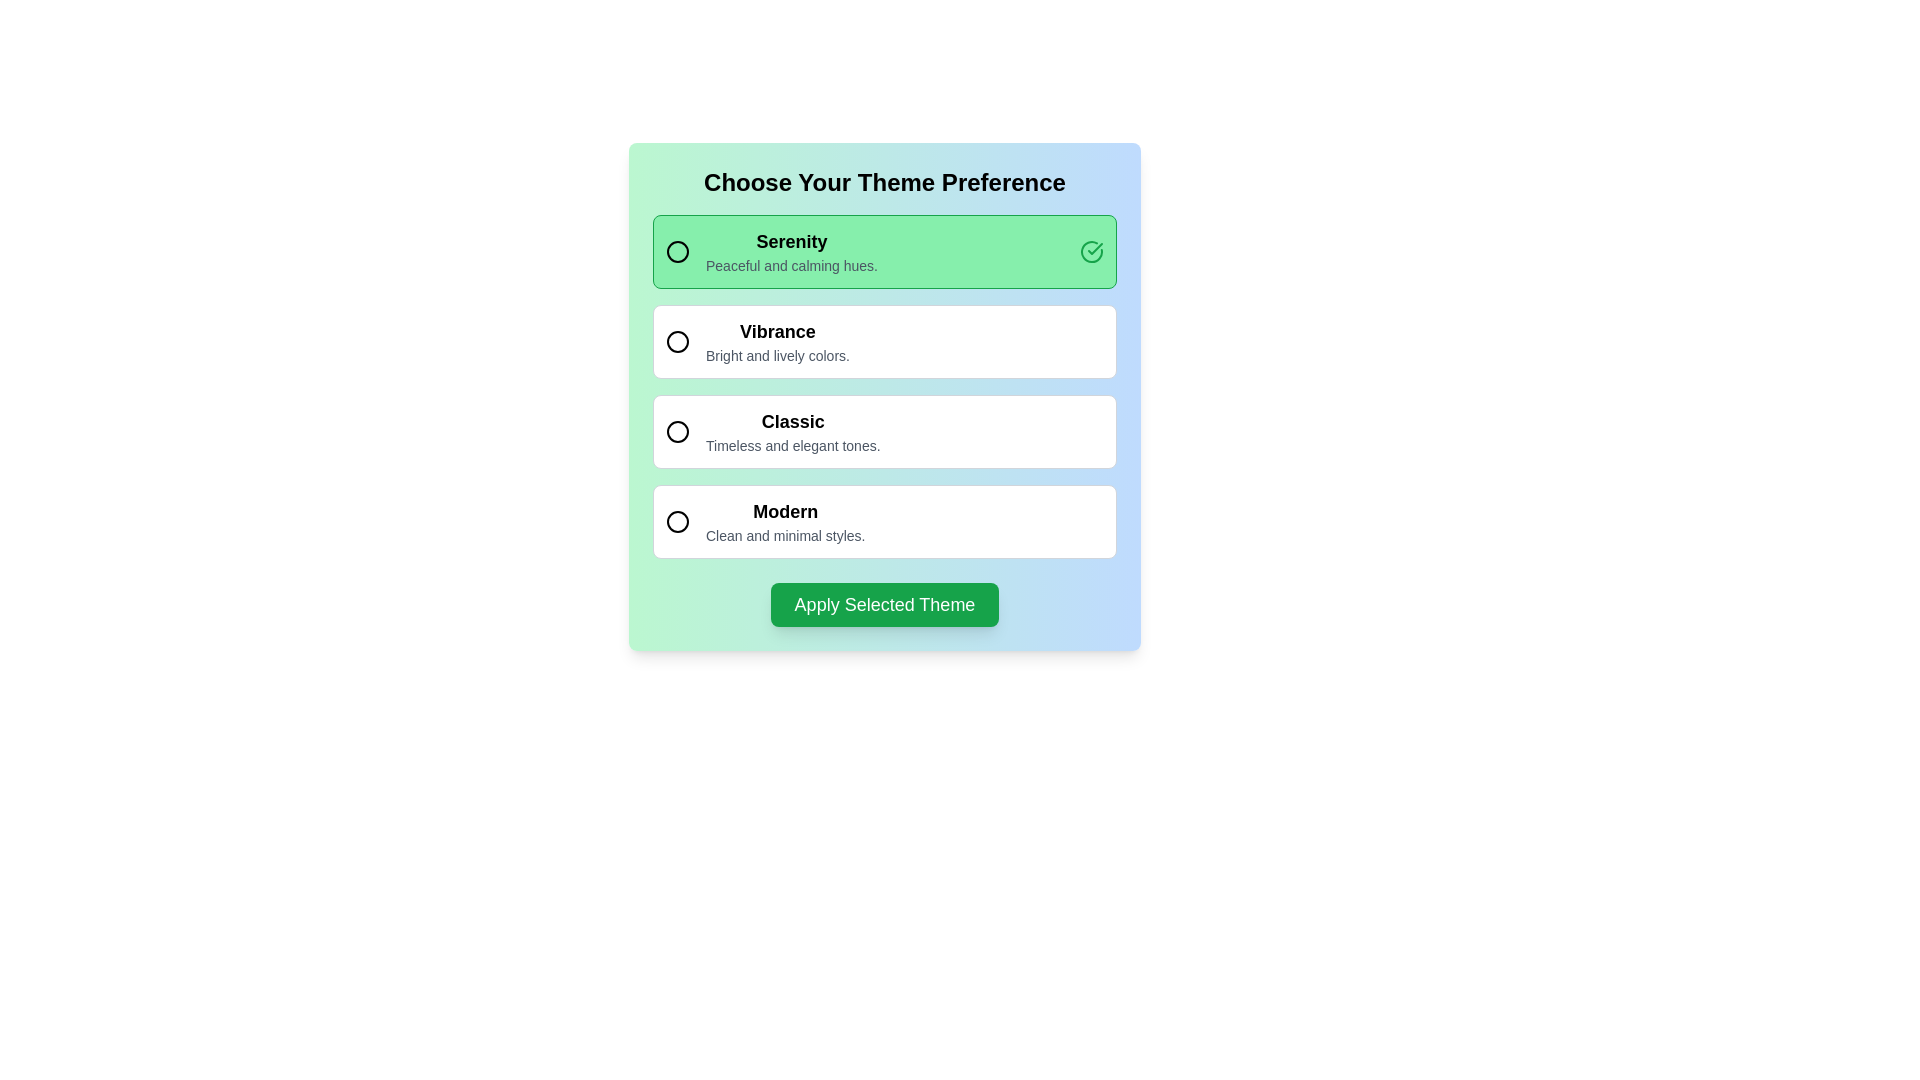  I want to click on the 'Classic' theme selectable card, so click(883, 397).